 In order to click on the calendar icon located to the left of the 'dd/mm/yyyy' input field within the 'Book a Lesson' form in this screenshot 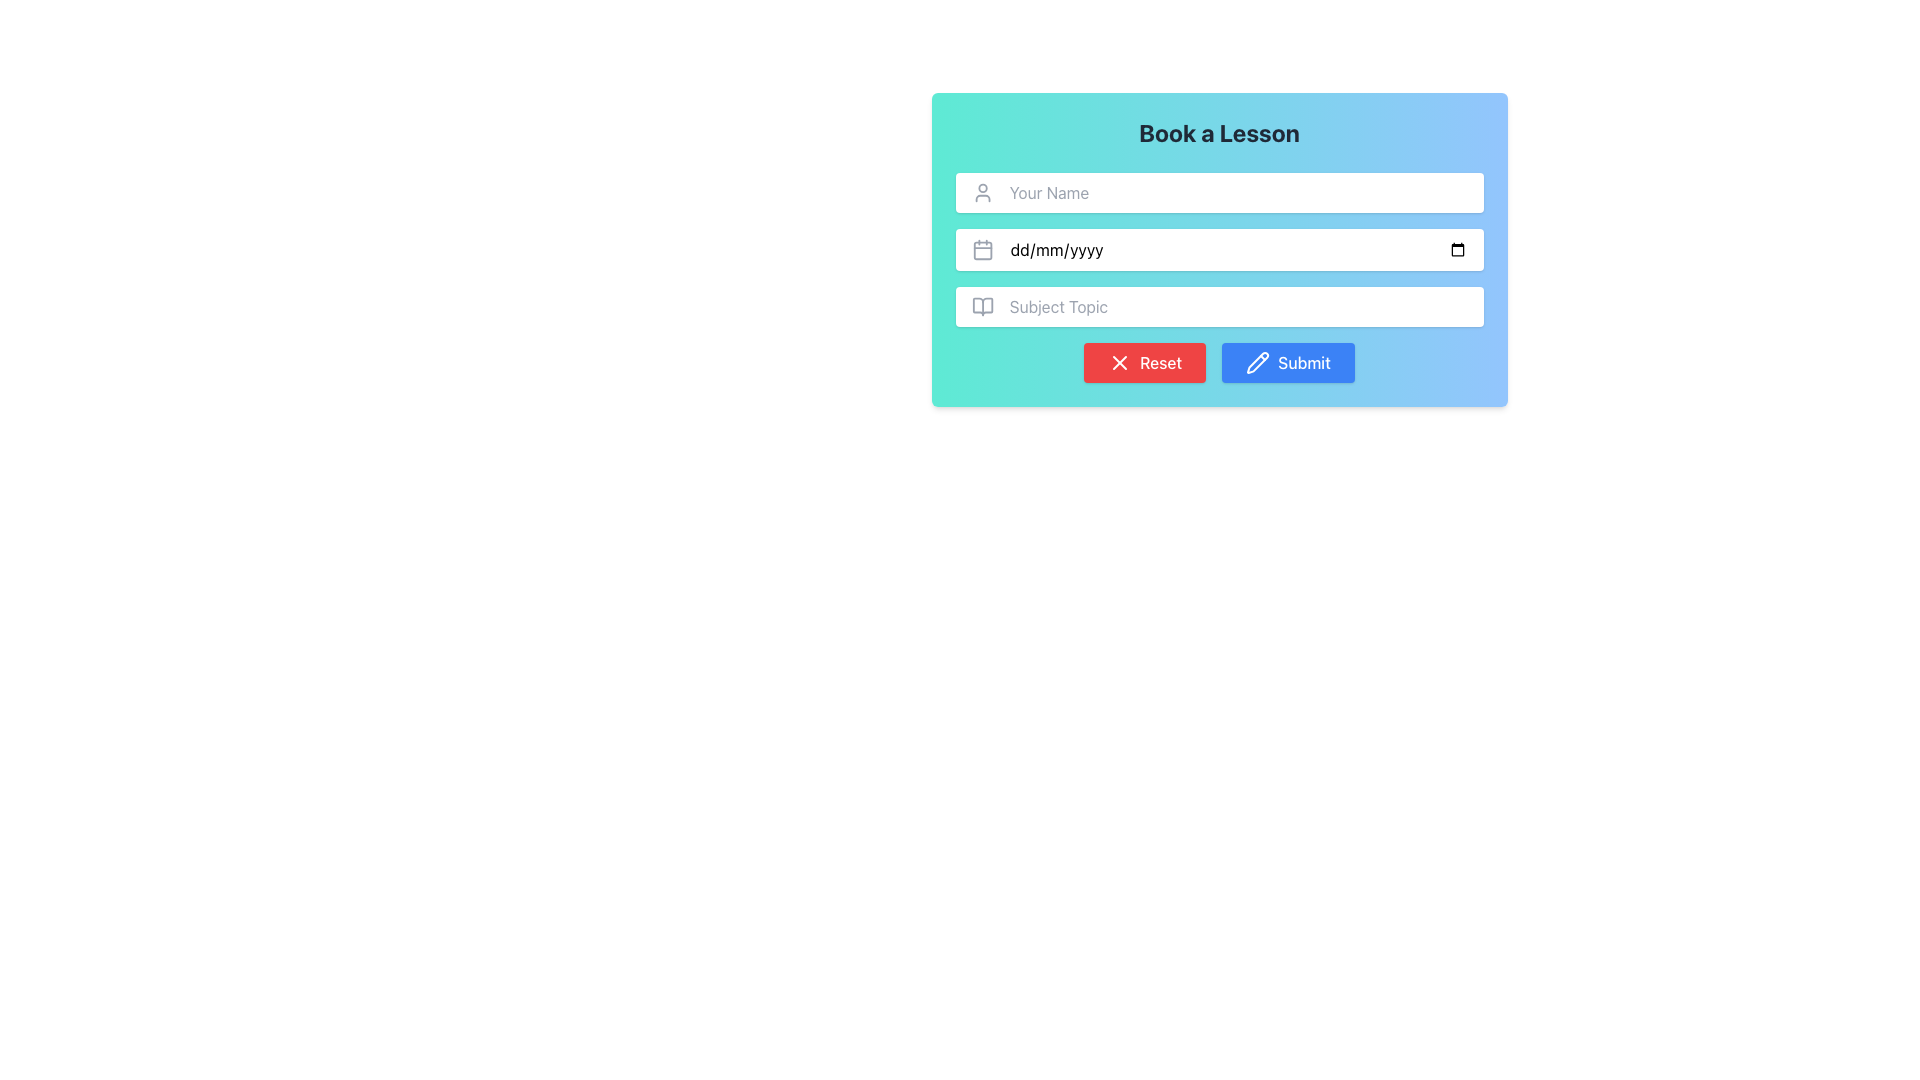, I will do `click(982, 249)`.